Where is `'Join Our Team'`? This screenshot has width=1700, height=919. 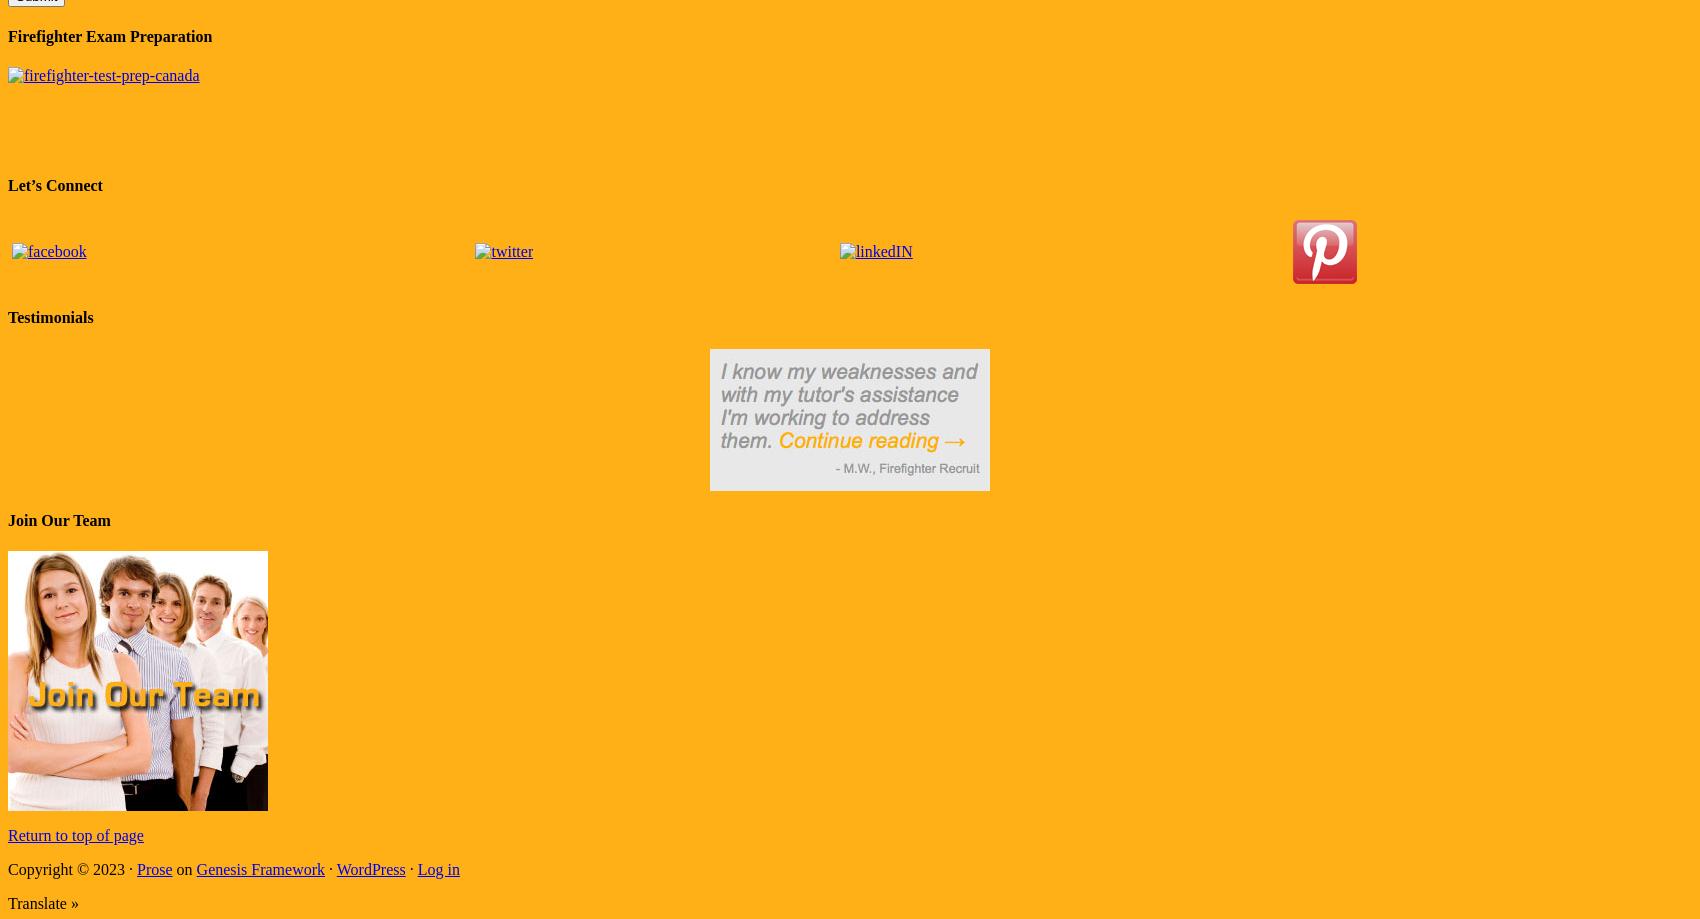 'Join Our Team' is located at coordinates (58, 518).